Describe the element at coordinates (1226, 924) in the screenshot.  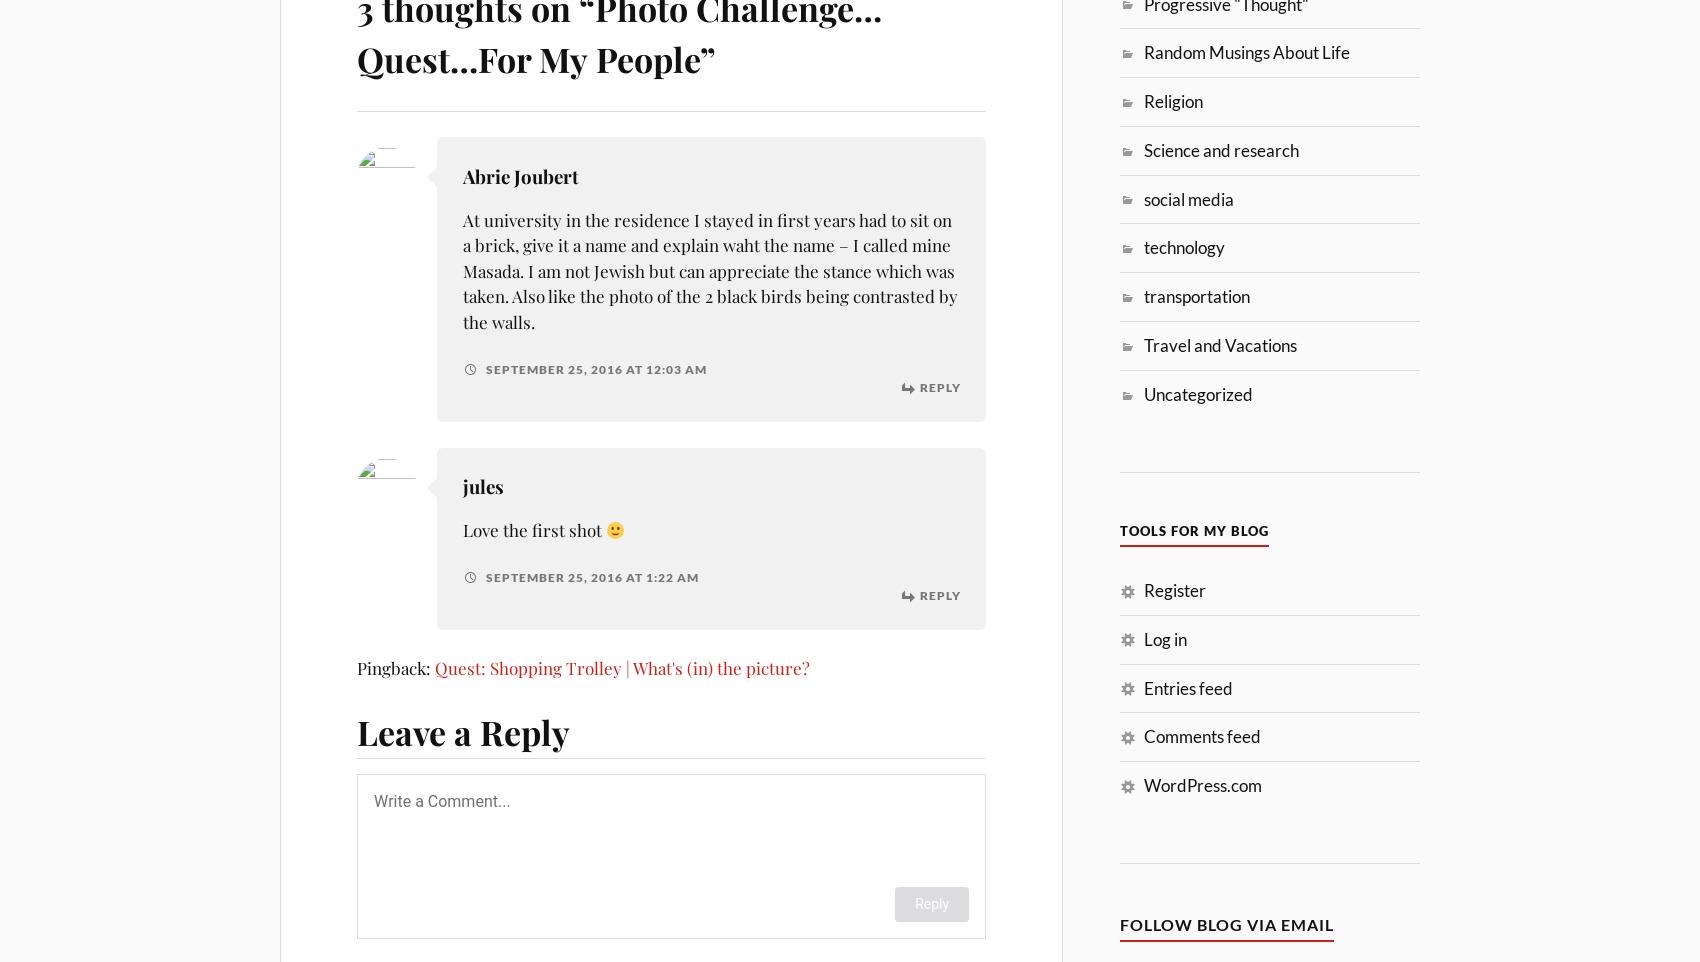
I see `'Follow Blog via Email'` at that location.